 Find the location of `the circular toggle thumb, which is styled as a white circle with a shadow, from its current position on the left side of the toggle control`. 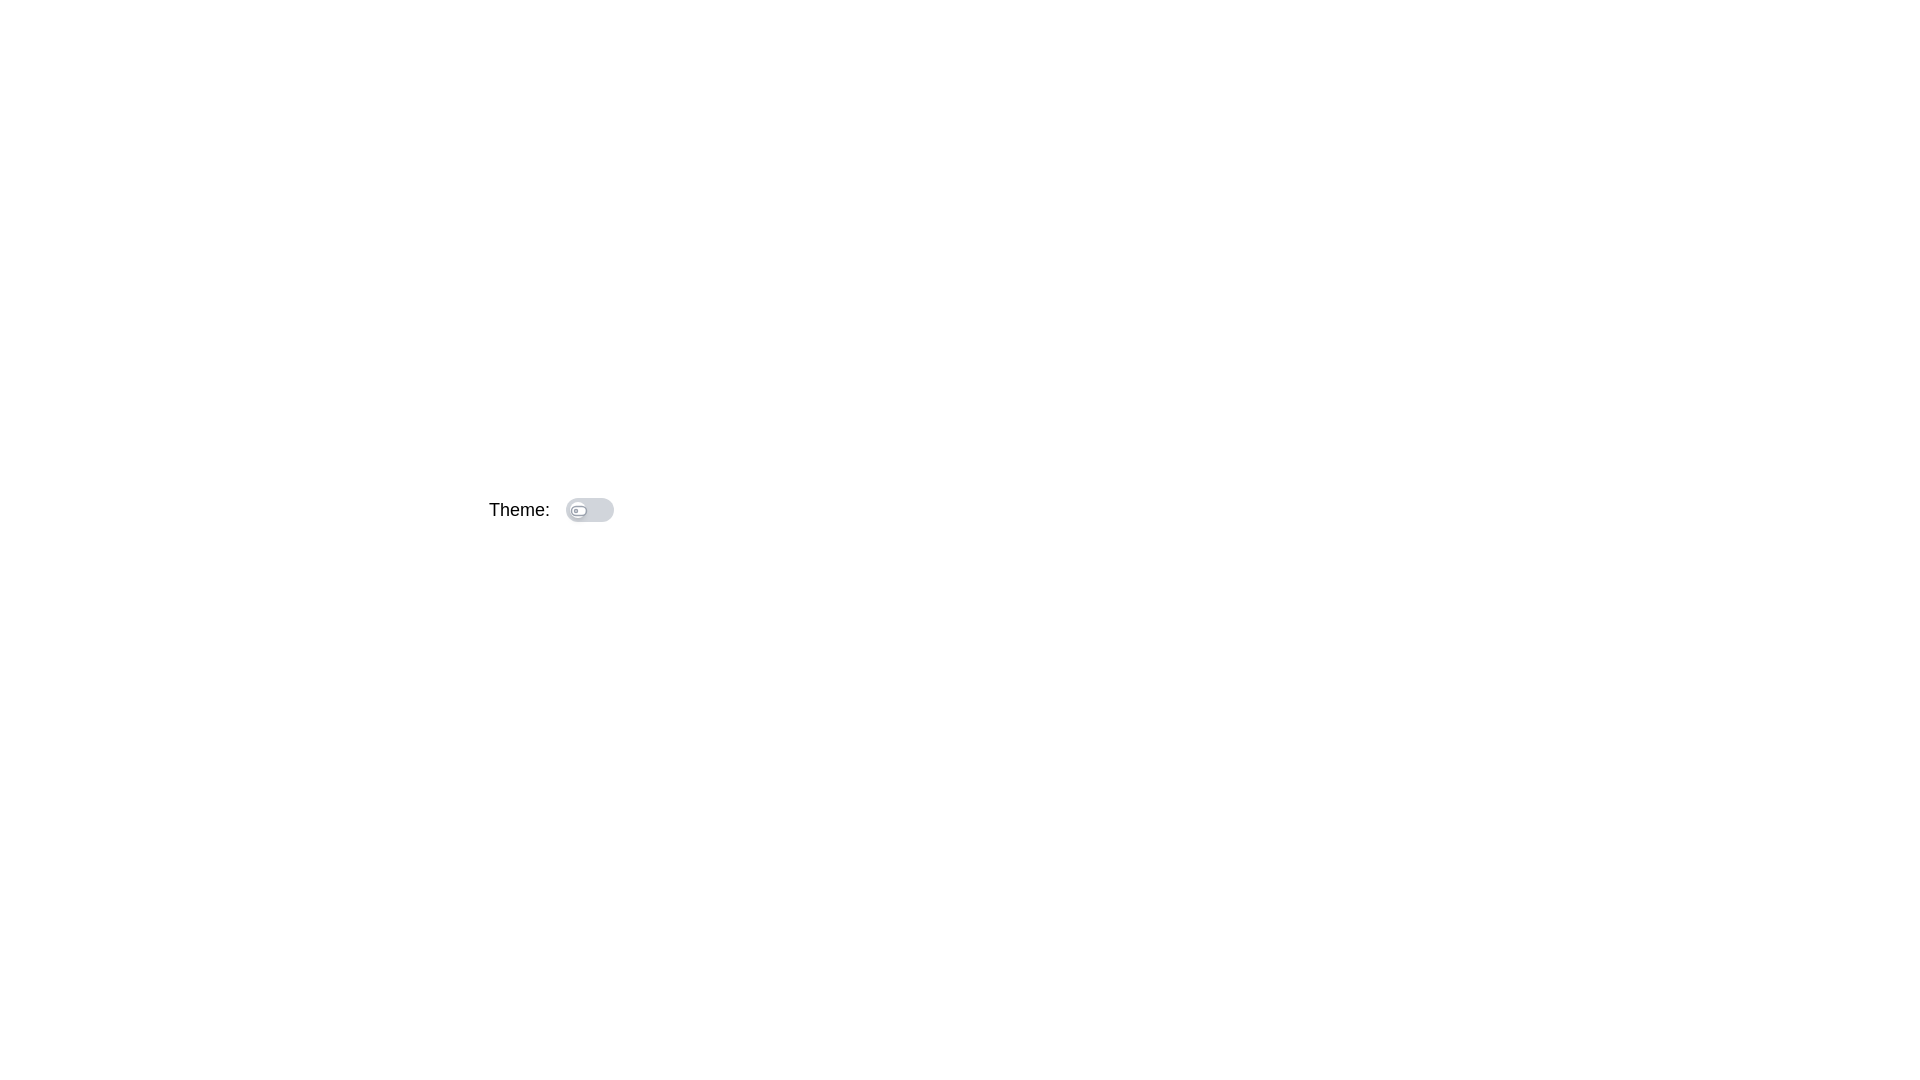

the circular toggle thumb, which is styled as a white circle with a shadow, from its current position on the left side of the toggle control is located at coordinates (627, 508).